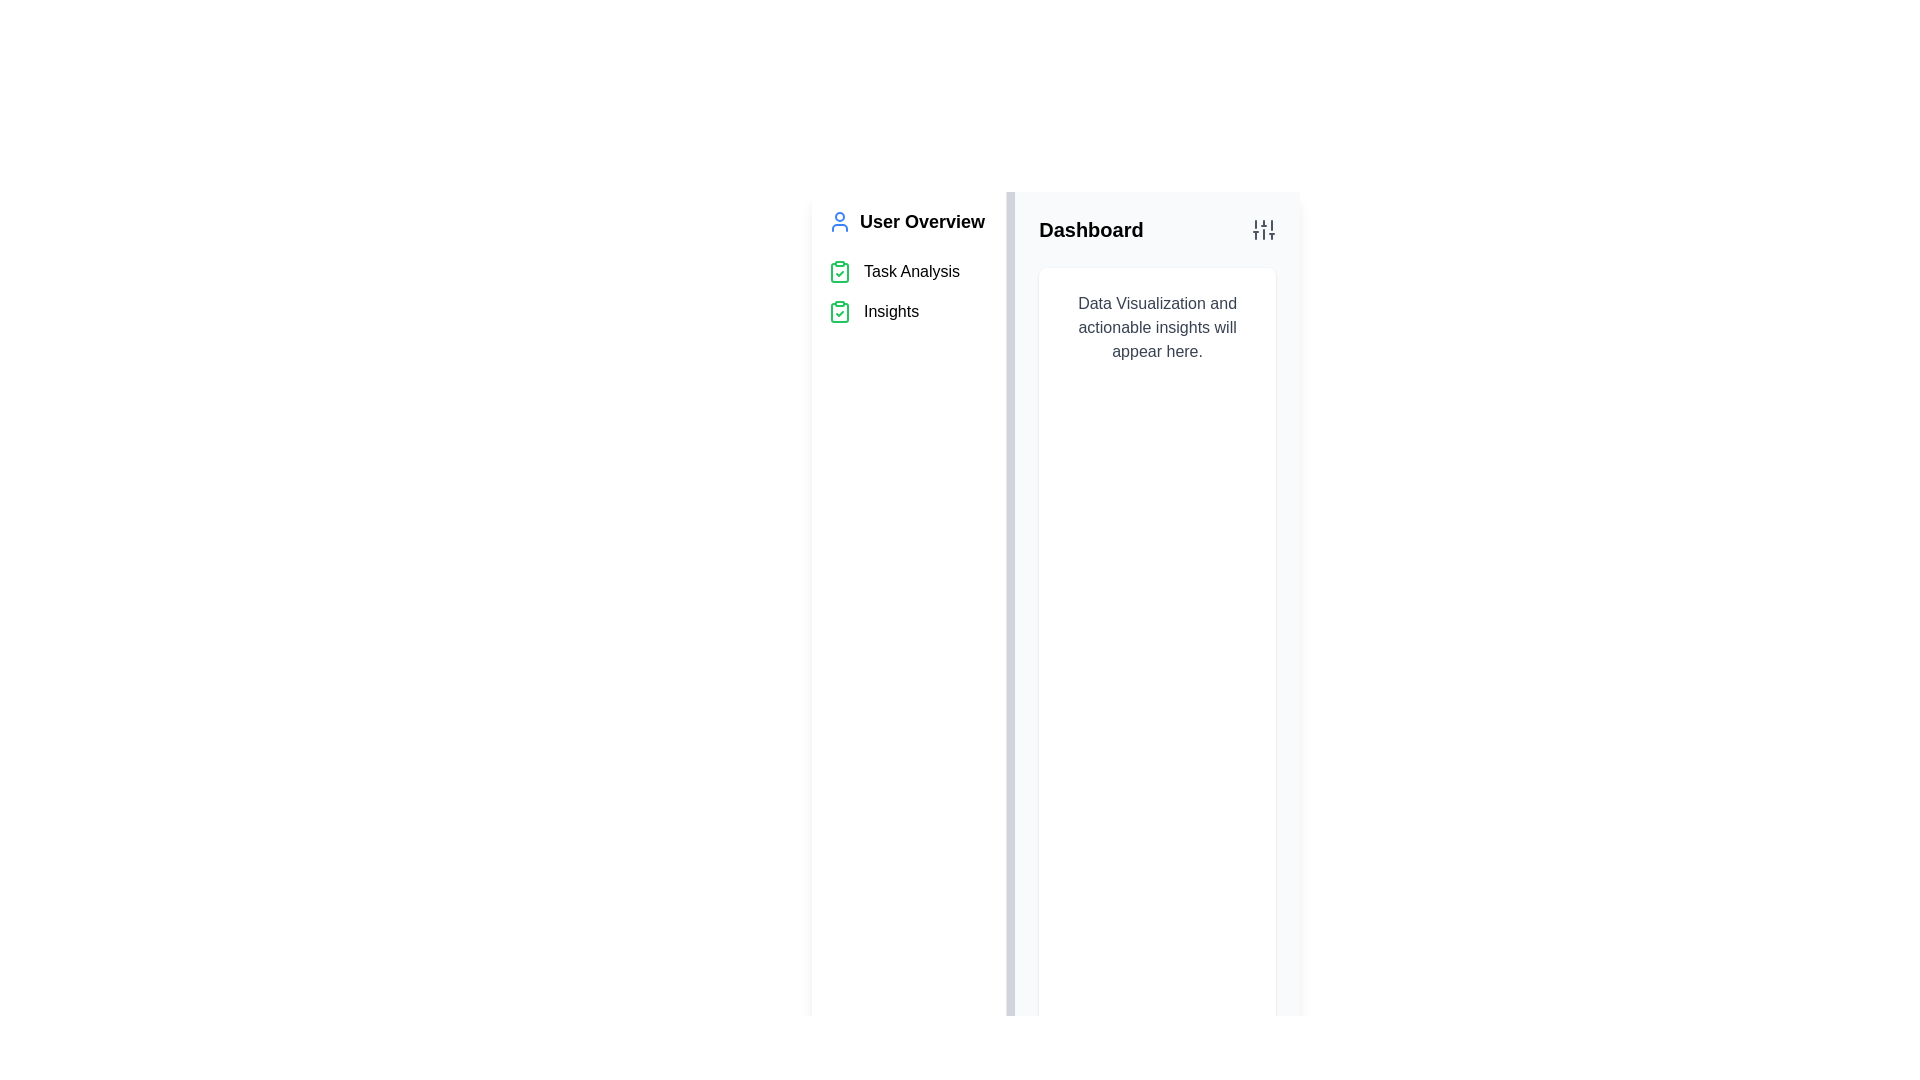 This screenshot has height=1080, width=1920. What do you see at coordinates (908, 272) in the screenshot?
I see `the first list item` at bounding box center [908, 272].